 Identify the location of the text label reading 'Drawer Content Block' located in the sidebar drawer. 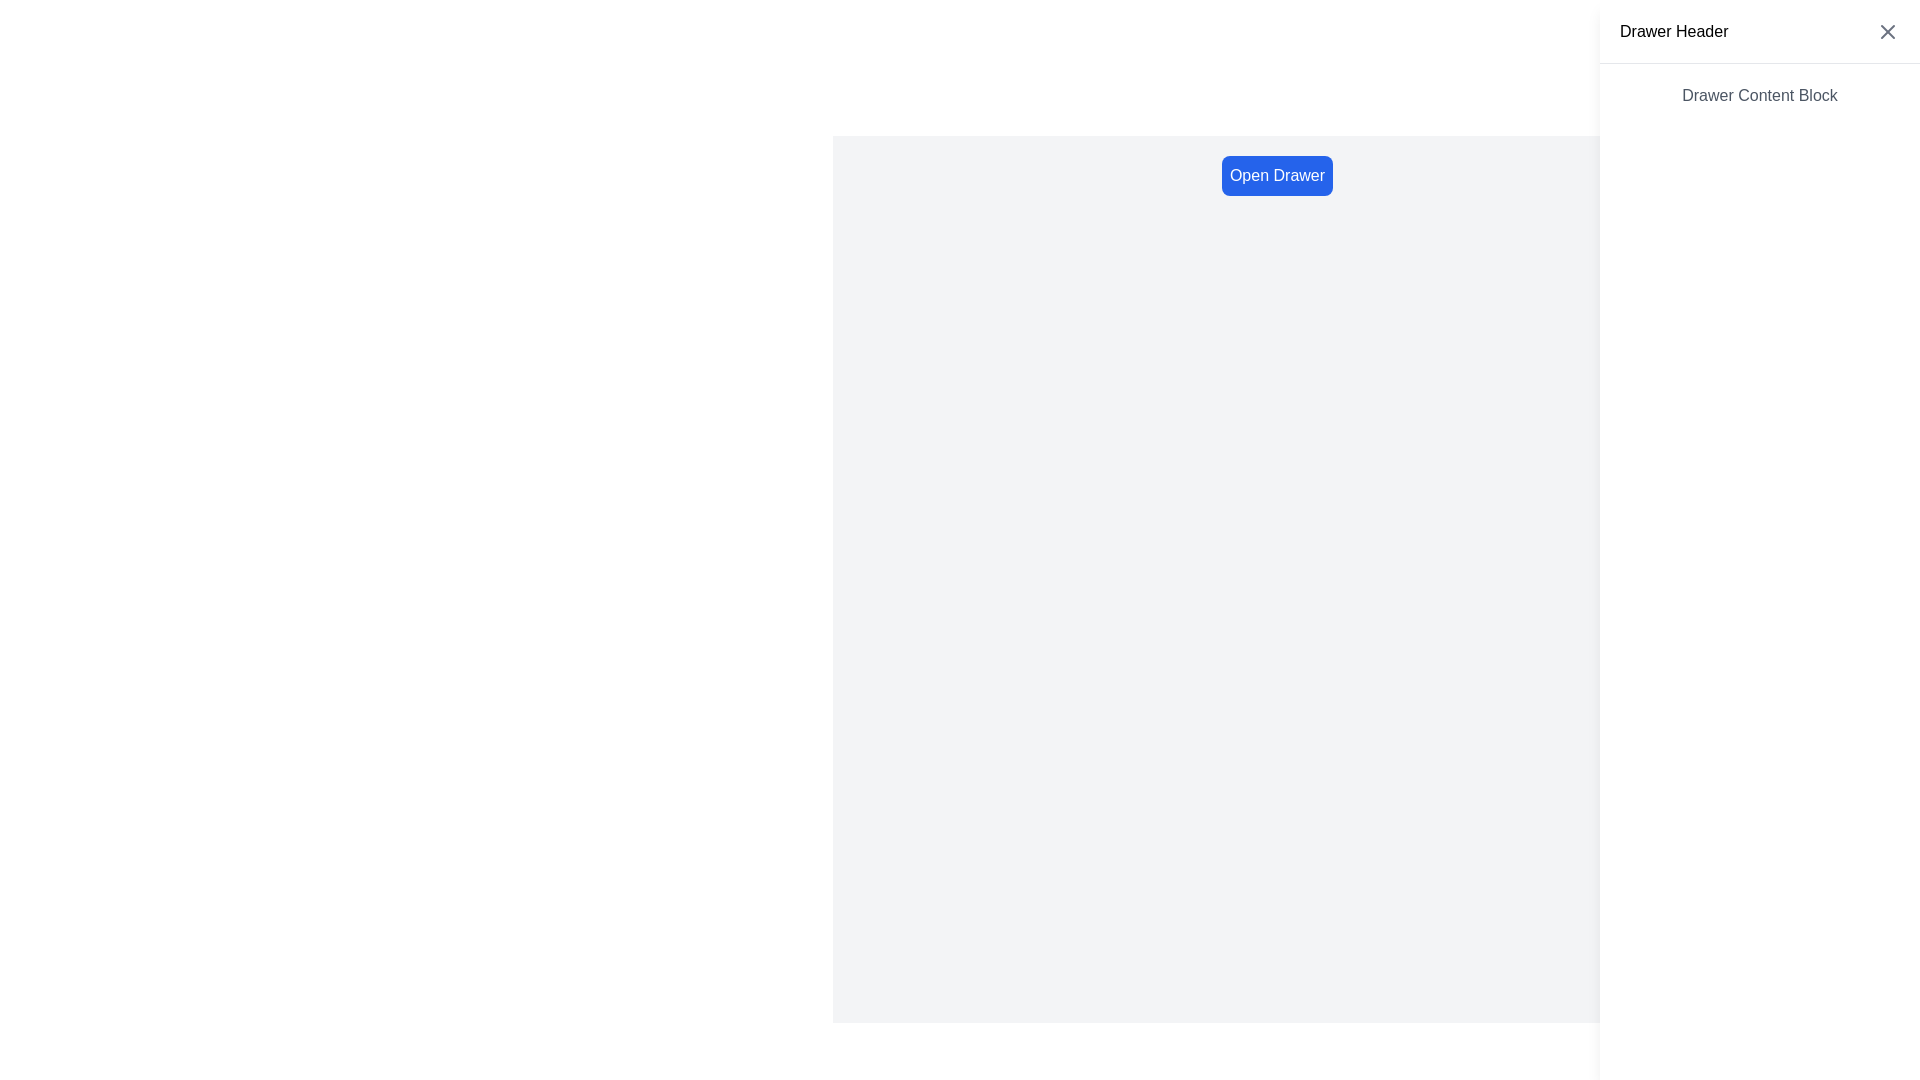
(1760, 96).